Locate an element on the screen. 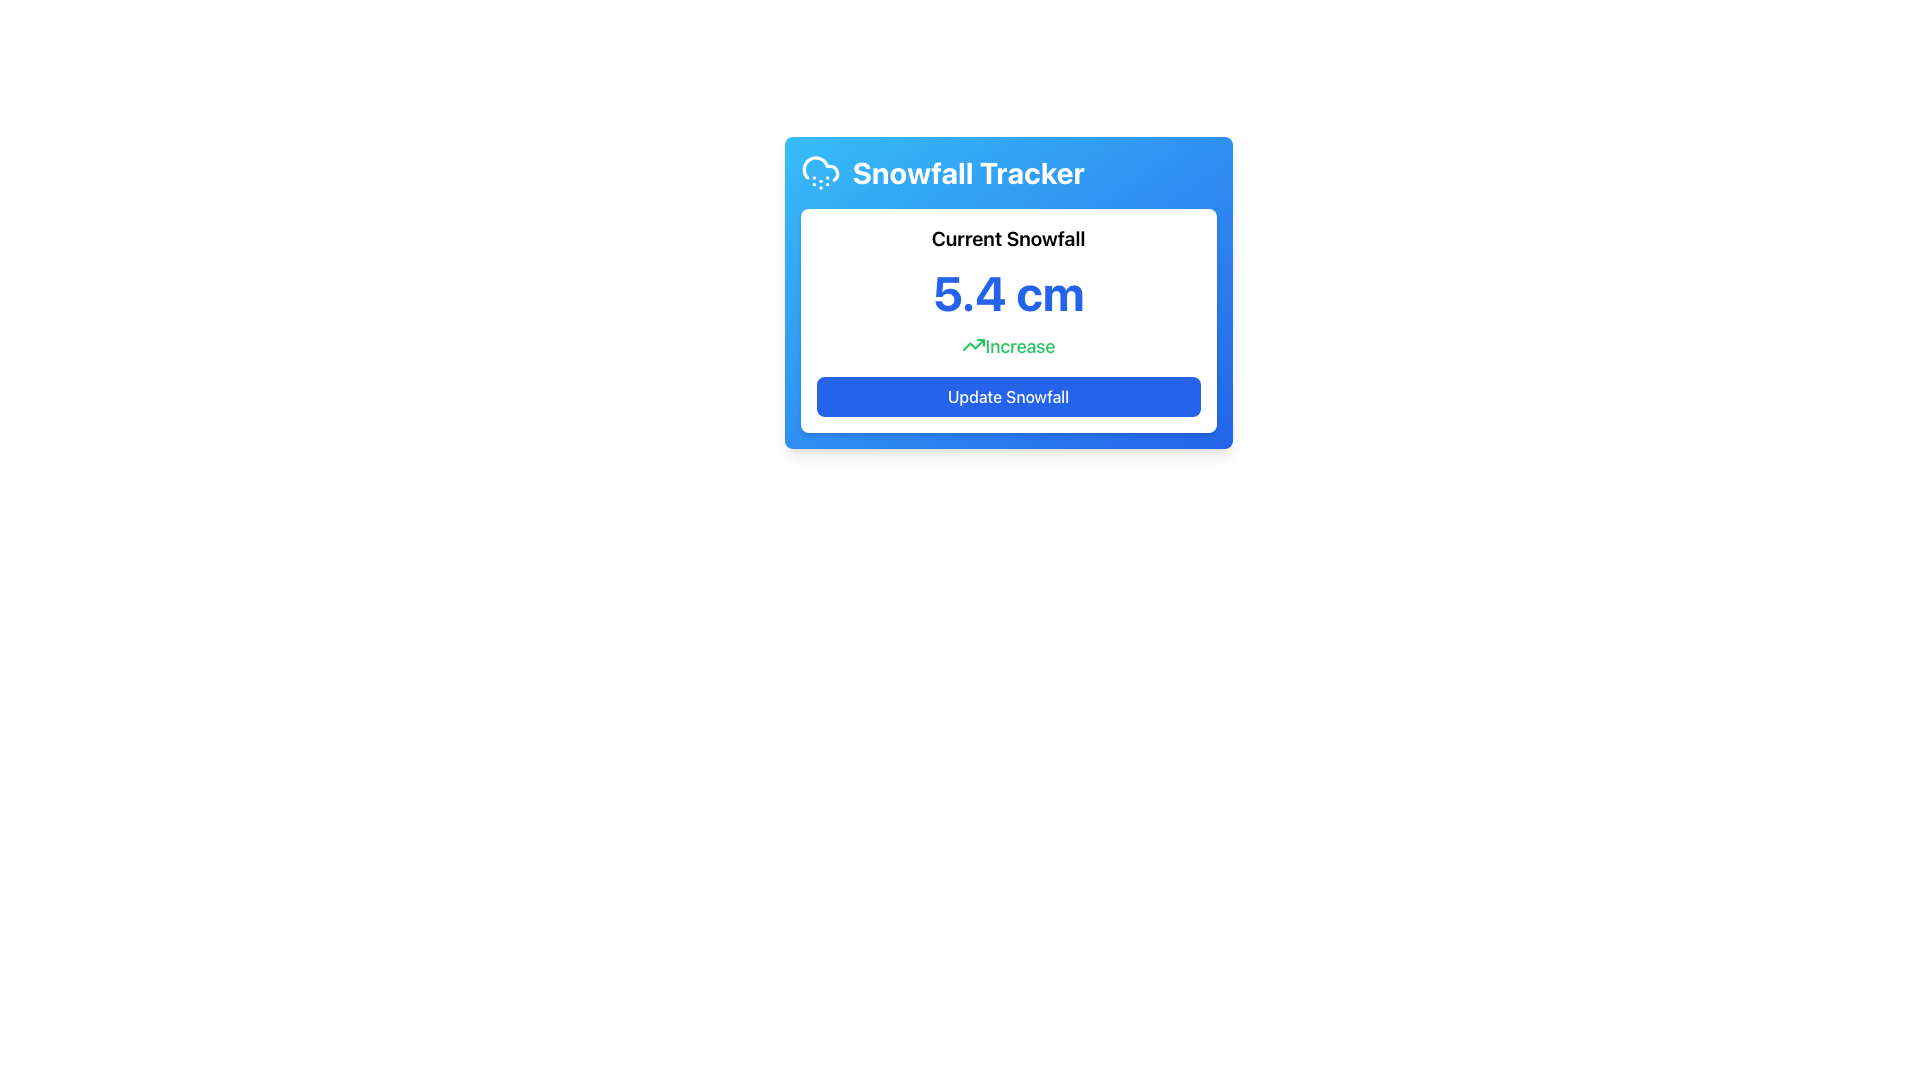  the 'Increase' icon with text, which features a bold green font and an upward trending arrow, located below the '5.4 cm' text and above the 'Update Snowfall' button is located at coordinates (1008, 346).